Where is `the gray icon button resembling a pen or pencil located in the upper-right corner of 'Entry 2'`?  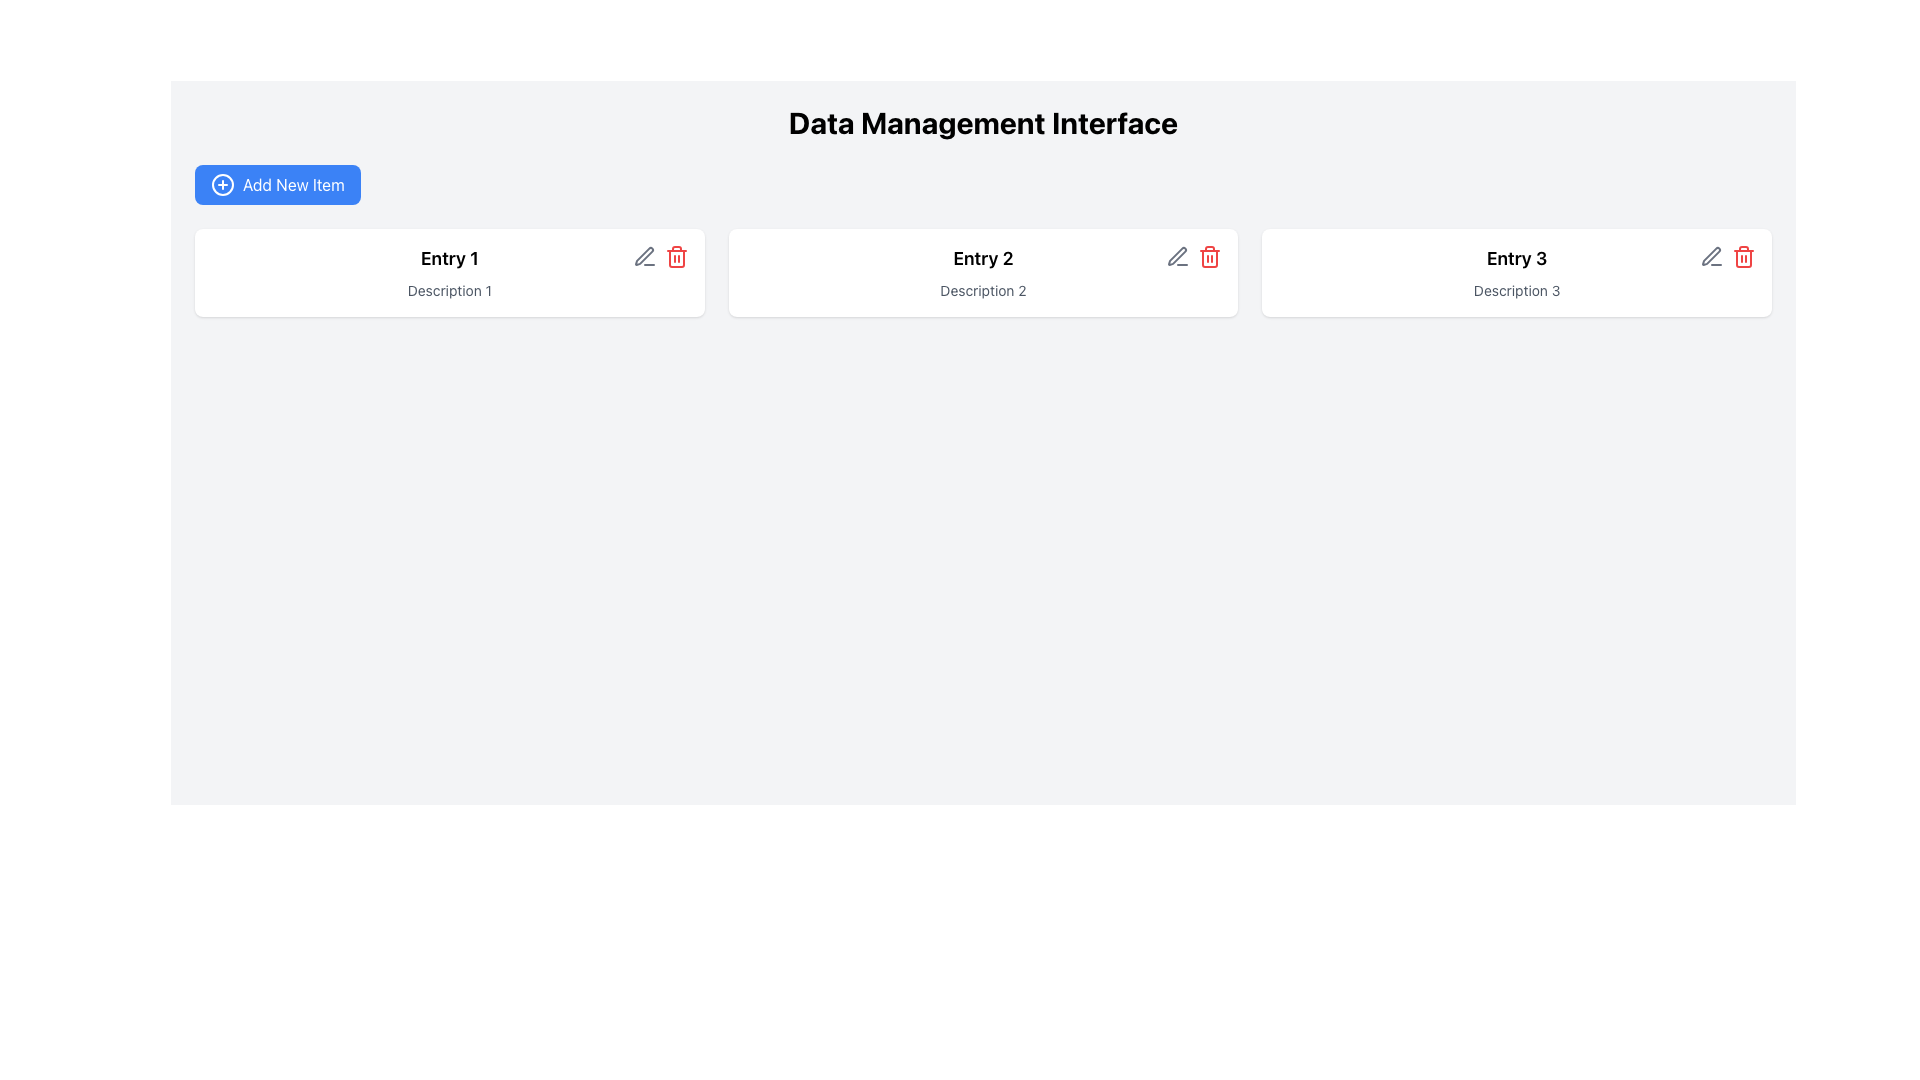 the gray icon button resembling a pen or pencil located in the upper-right corner of 'Entry 2' is located at coordinates (644, 256).